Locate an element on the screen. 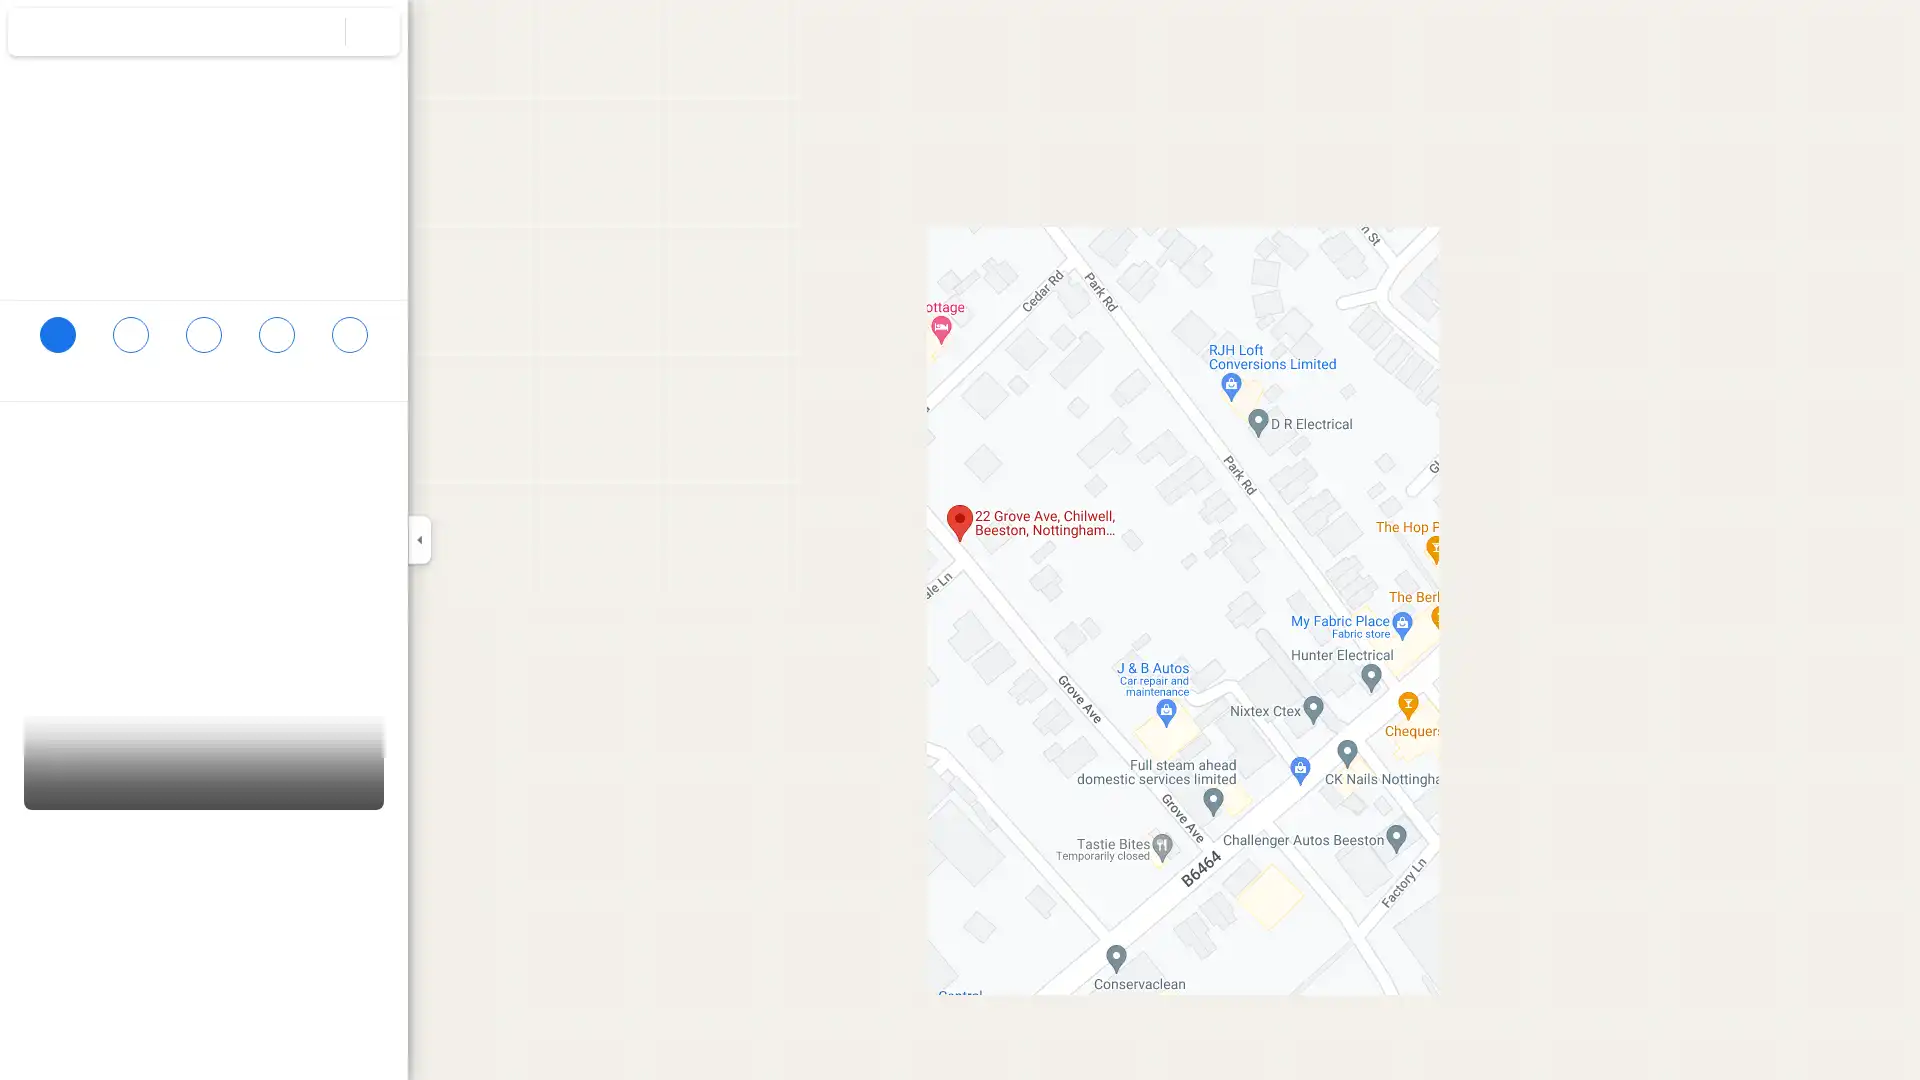 This screenshot has width=1920, height=1080. Search is located at coordinates (317, 31).